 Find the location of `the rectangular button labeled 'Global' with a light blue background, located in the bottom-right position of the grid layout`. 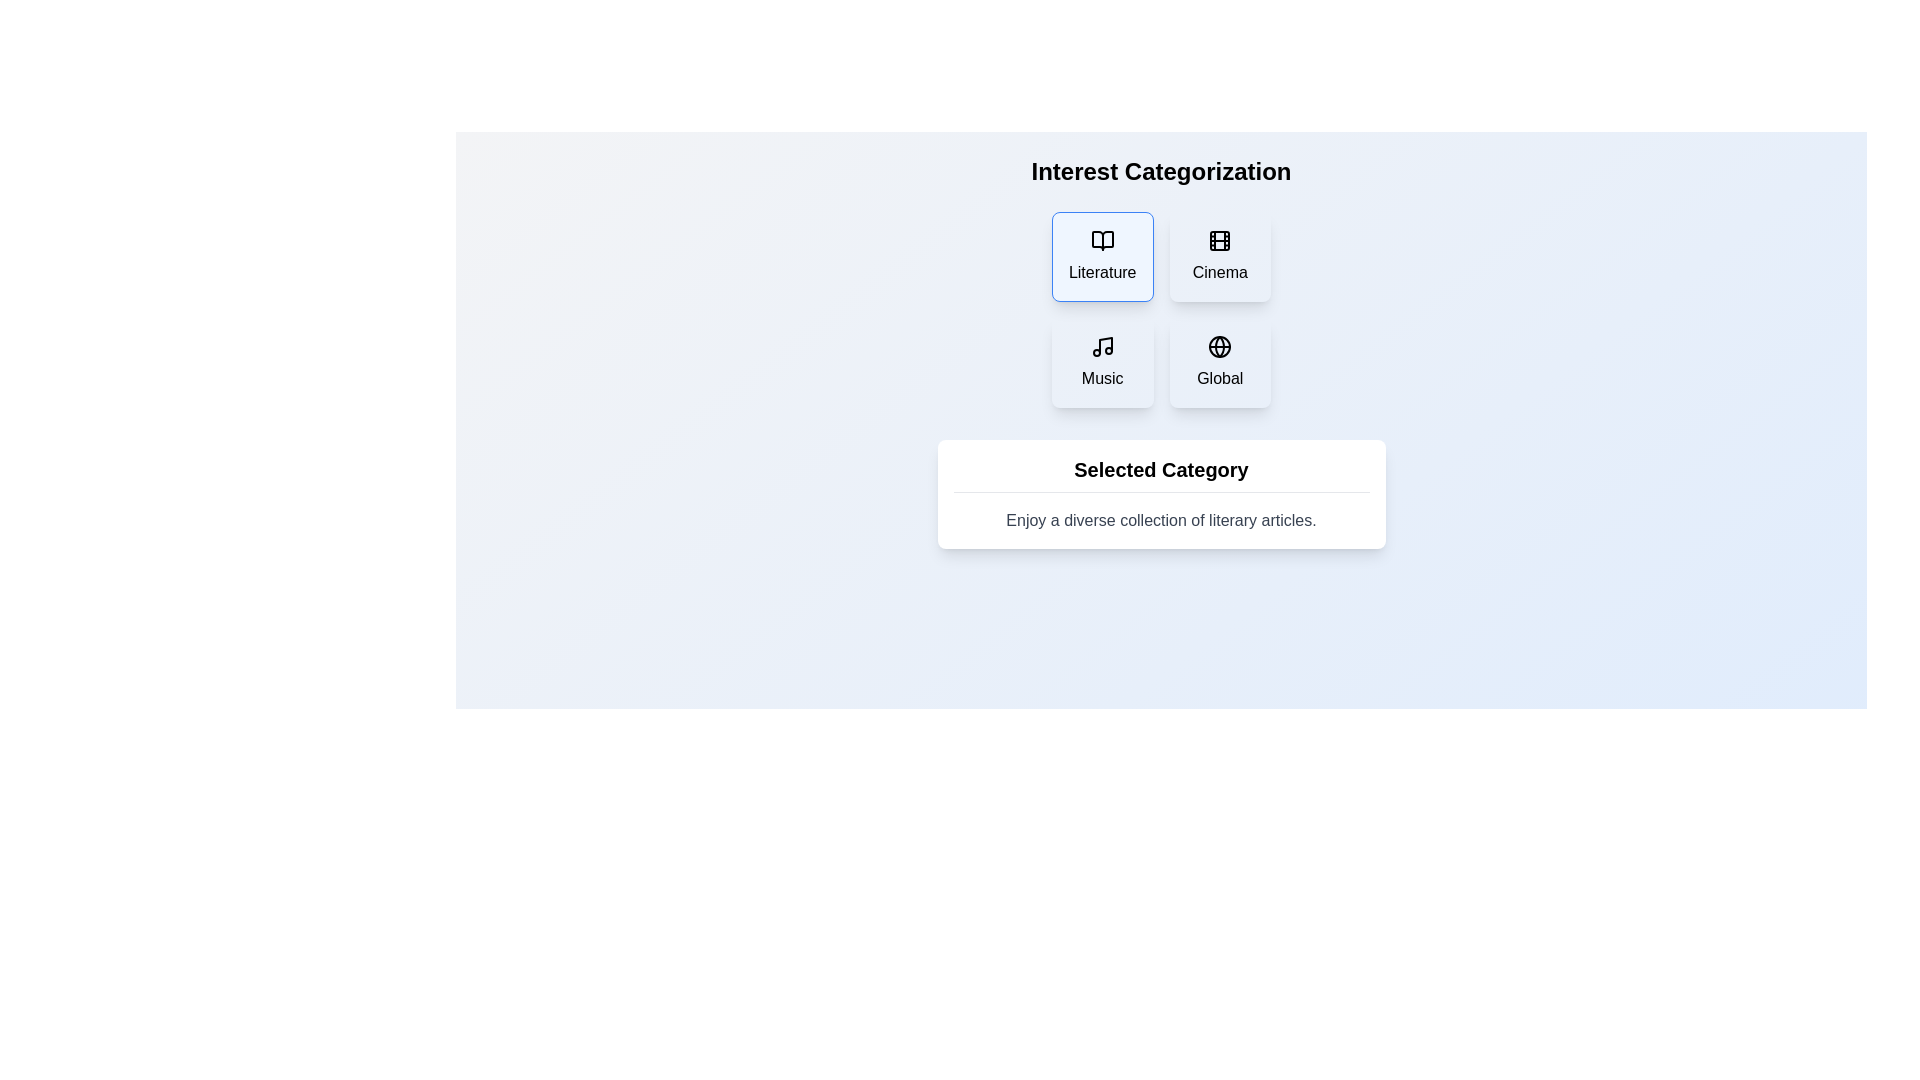

the rectangular button labeled 'Global' with a light blue background, located in the bottom-right position of the grid layout is located at coordinates (1219, 362).